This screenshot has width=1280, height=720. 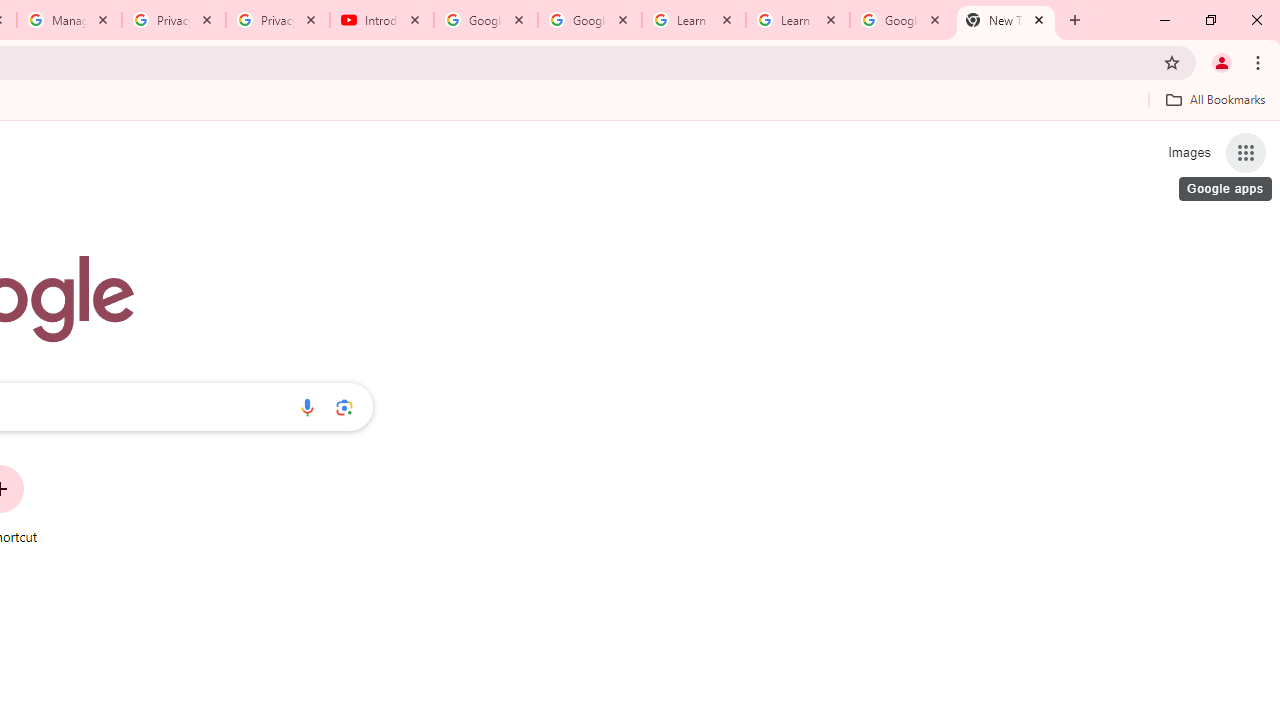 I want to click on 'New Tab', so click(x=1006, y=20).